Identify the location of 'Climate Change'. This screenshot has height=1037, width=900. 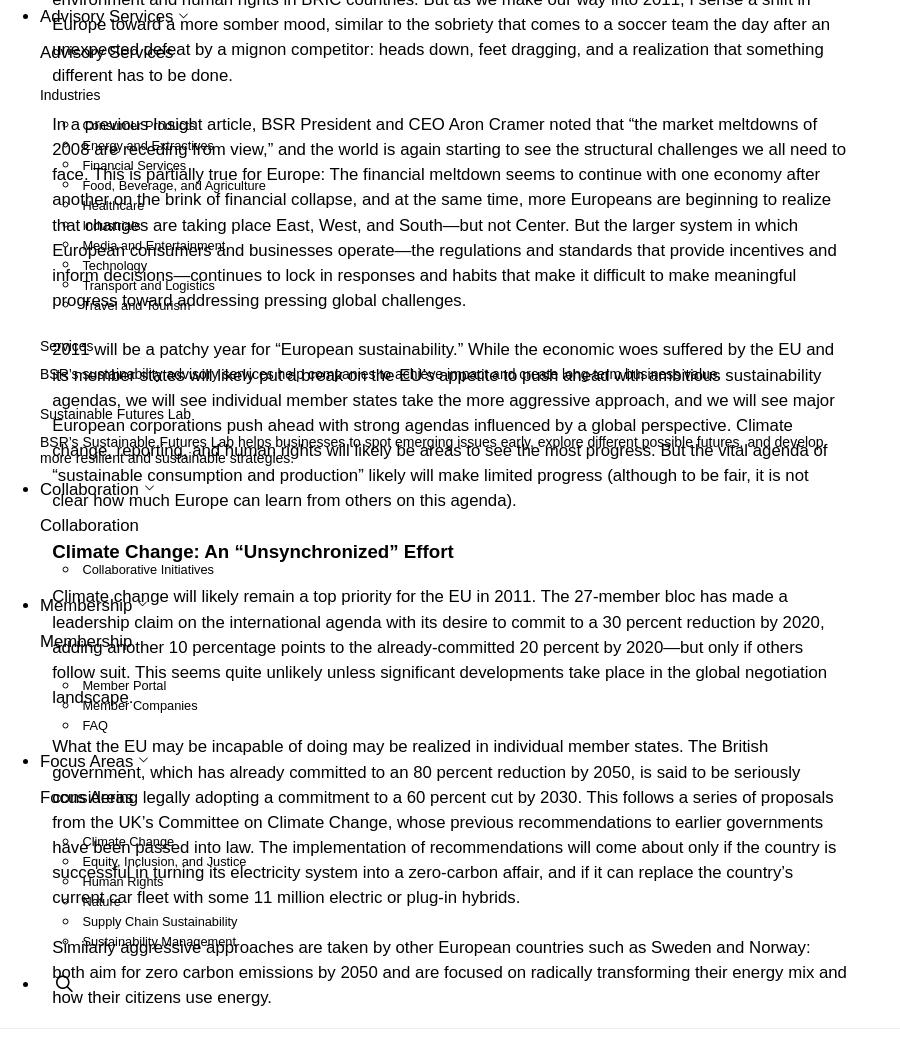
(132, 662).